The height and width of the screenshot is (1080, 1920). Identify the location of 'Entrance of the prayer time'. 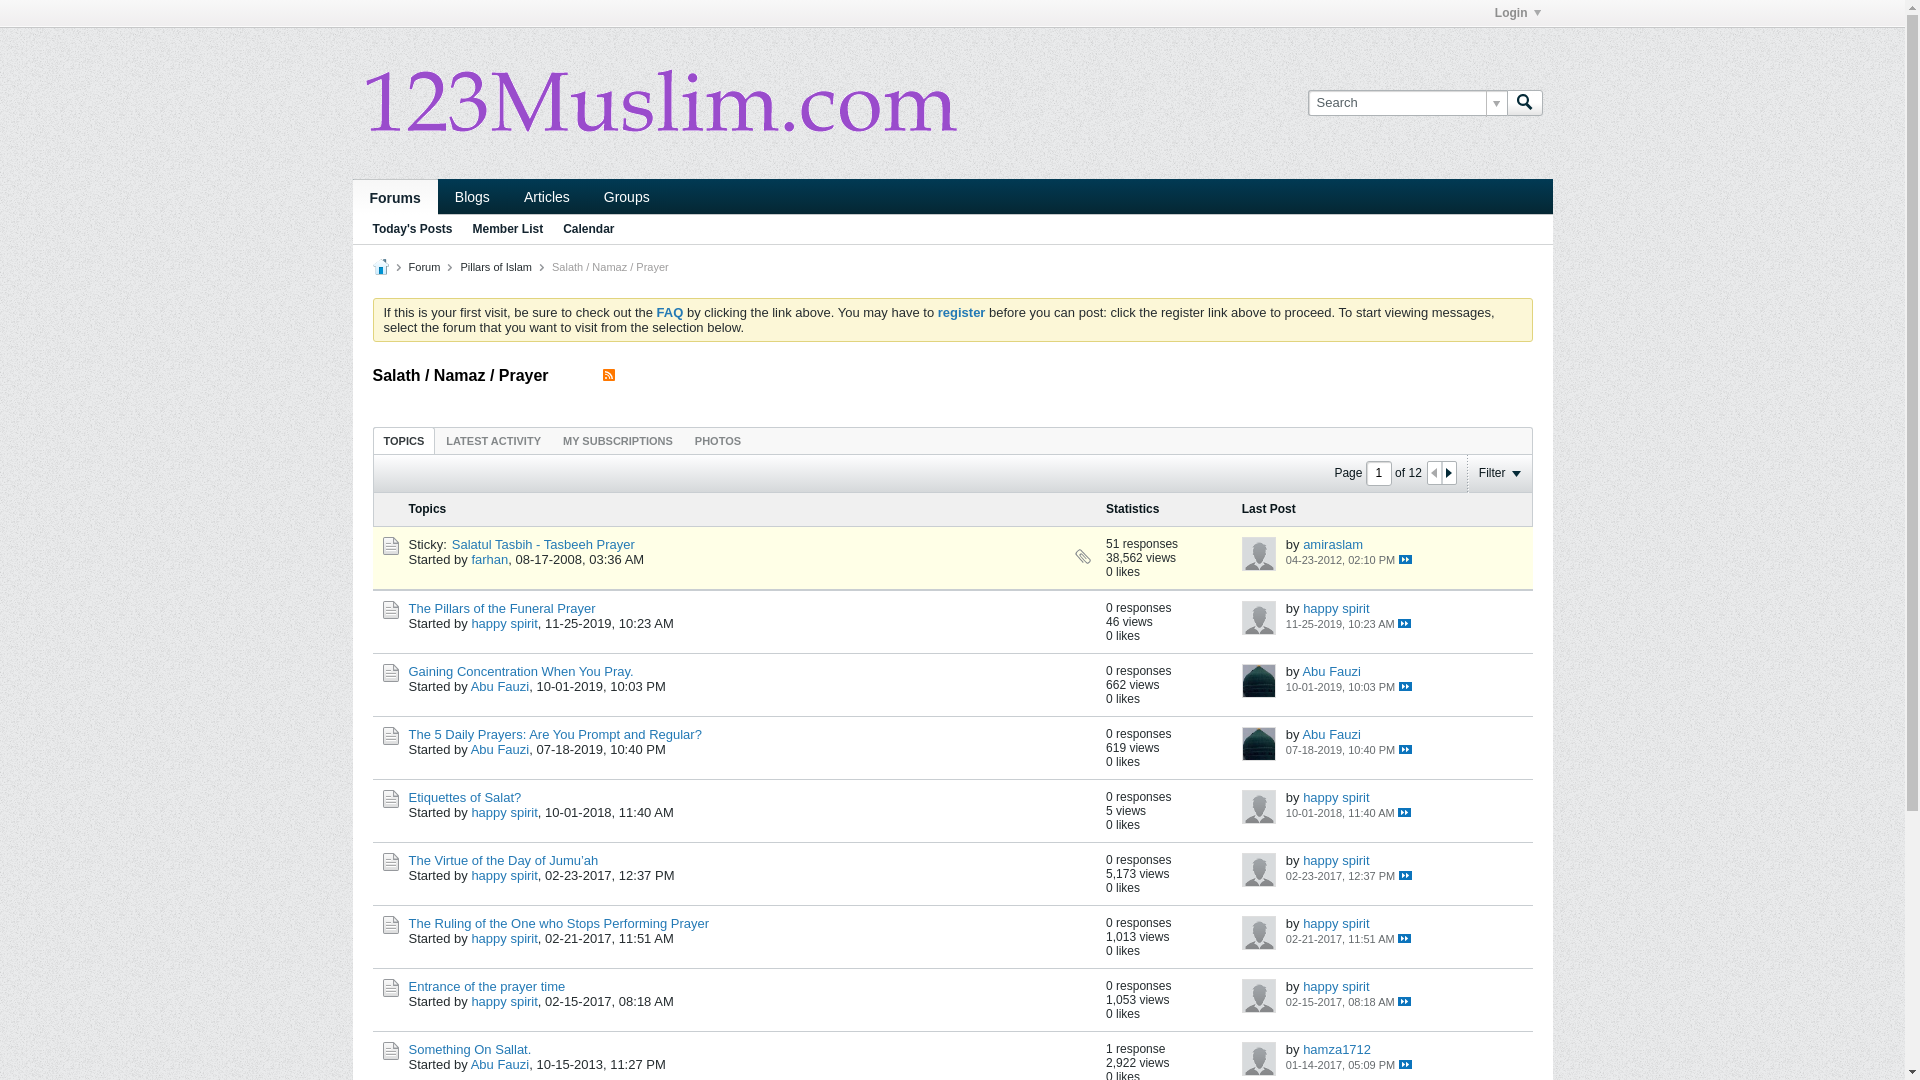
(486, 985).